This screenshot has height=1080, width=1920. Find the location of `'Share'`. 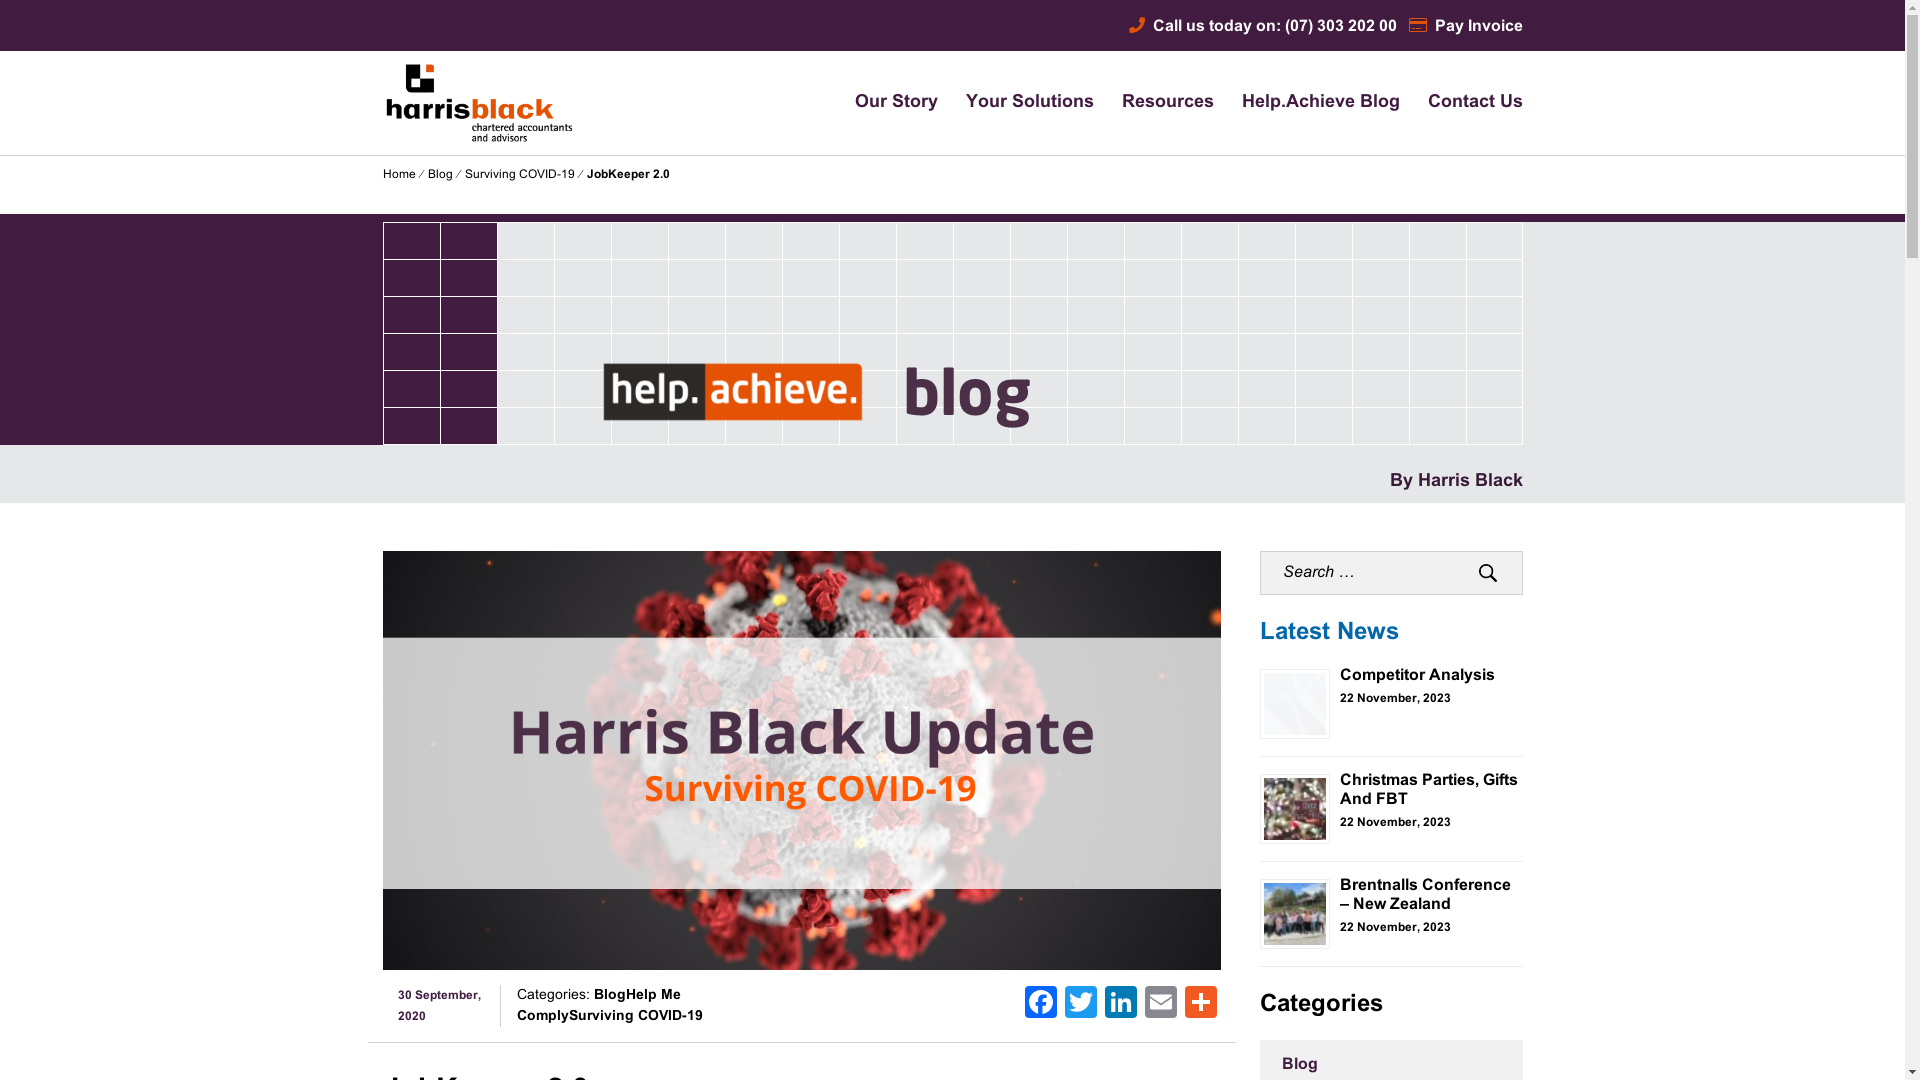

'Share' is located at coordinates (1180, 1006).